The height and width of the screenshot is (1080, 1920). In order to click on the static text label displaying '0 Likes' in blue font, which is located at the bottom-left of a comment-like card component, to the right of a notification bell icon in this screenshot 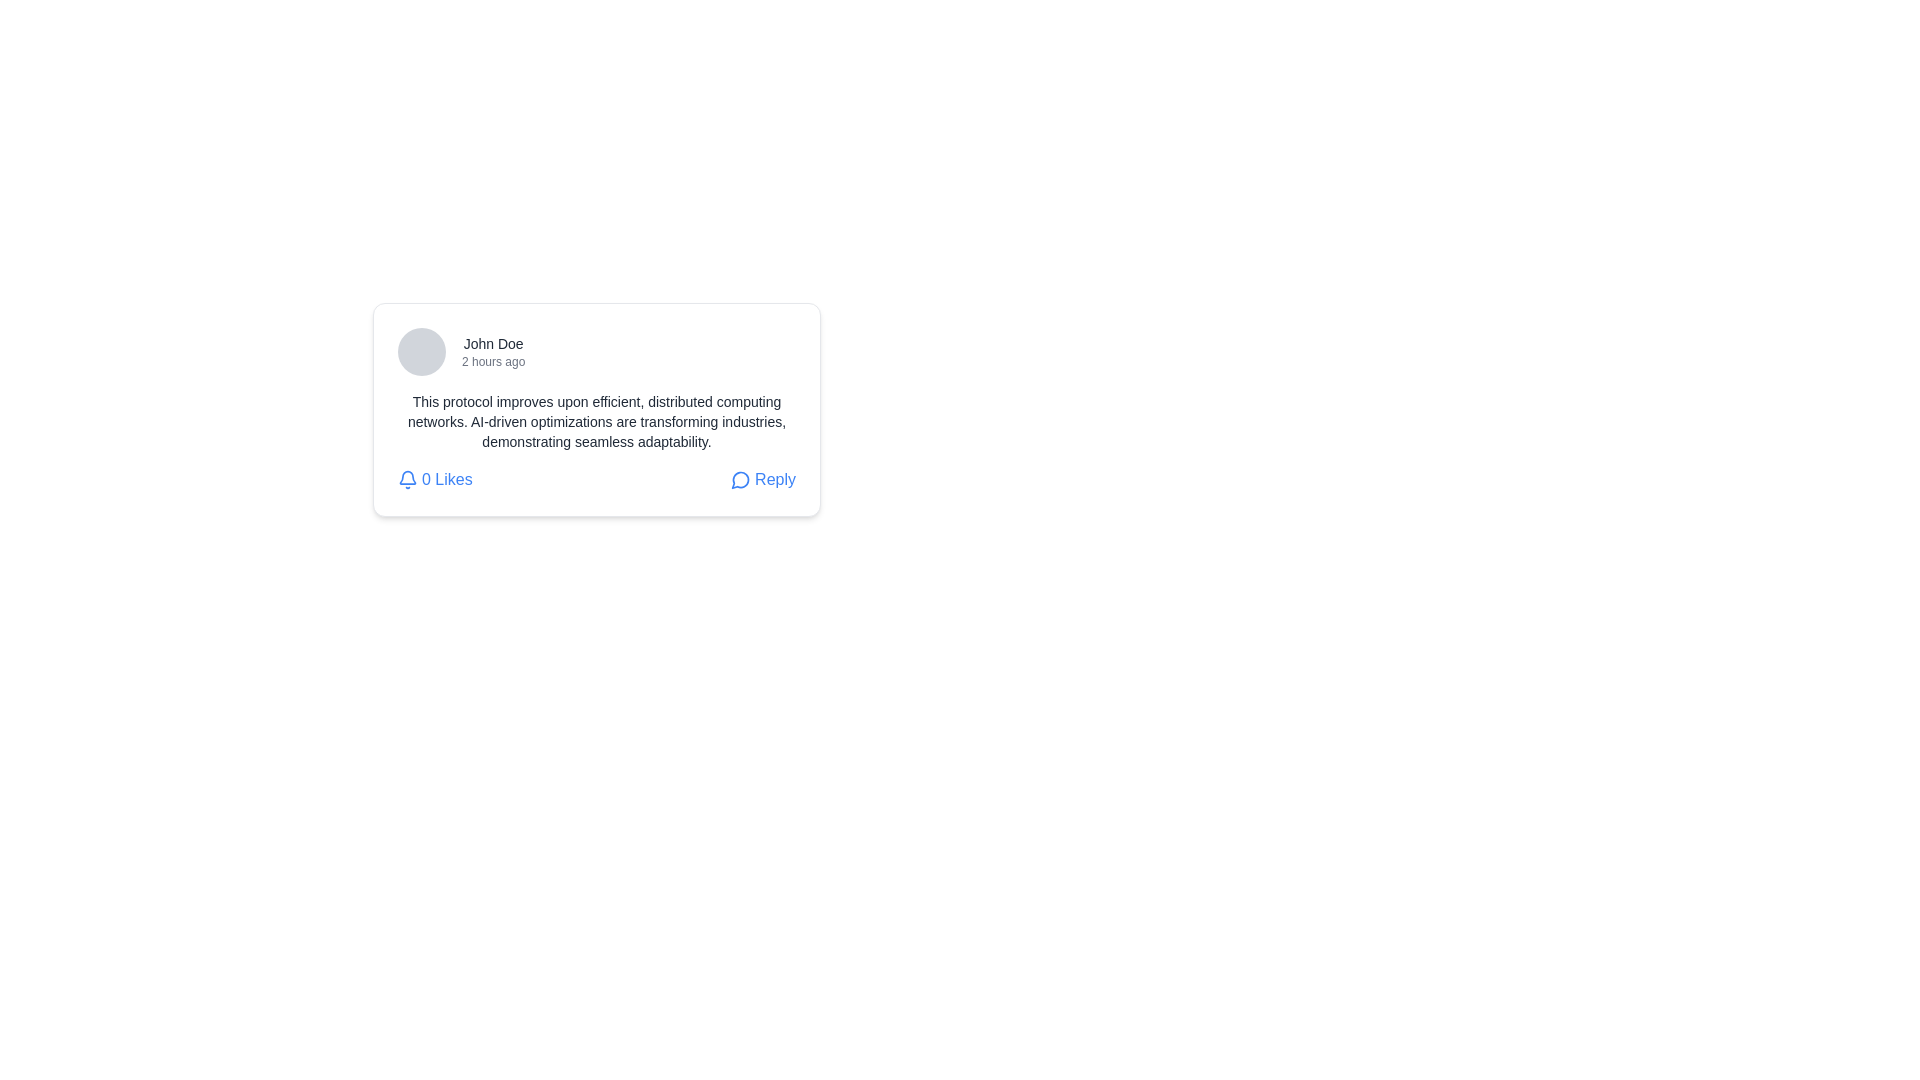, I will do `click(446, 479)`.